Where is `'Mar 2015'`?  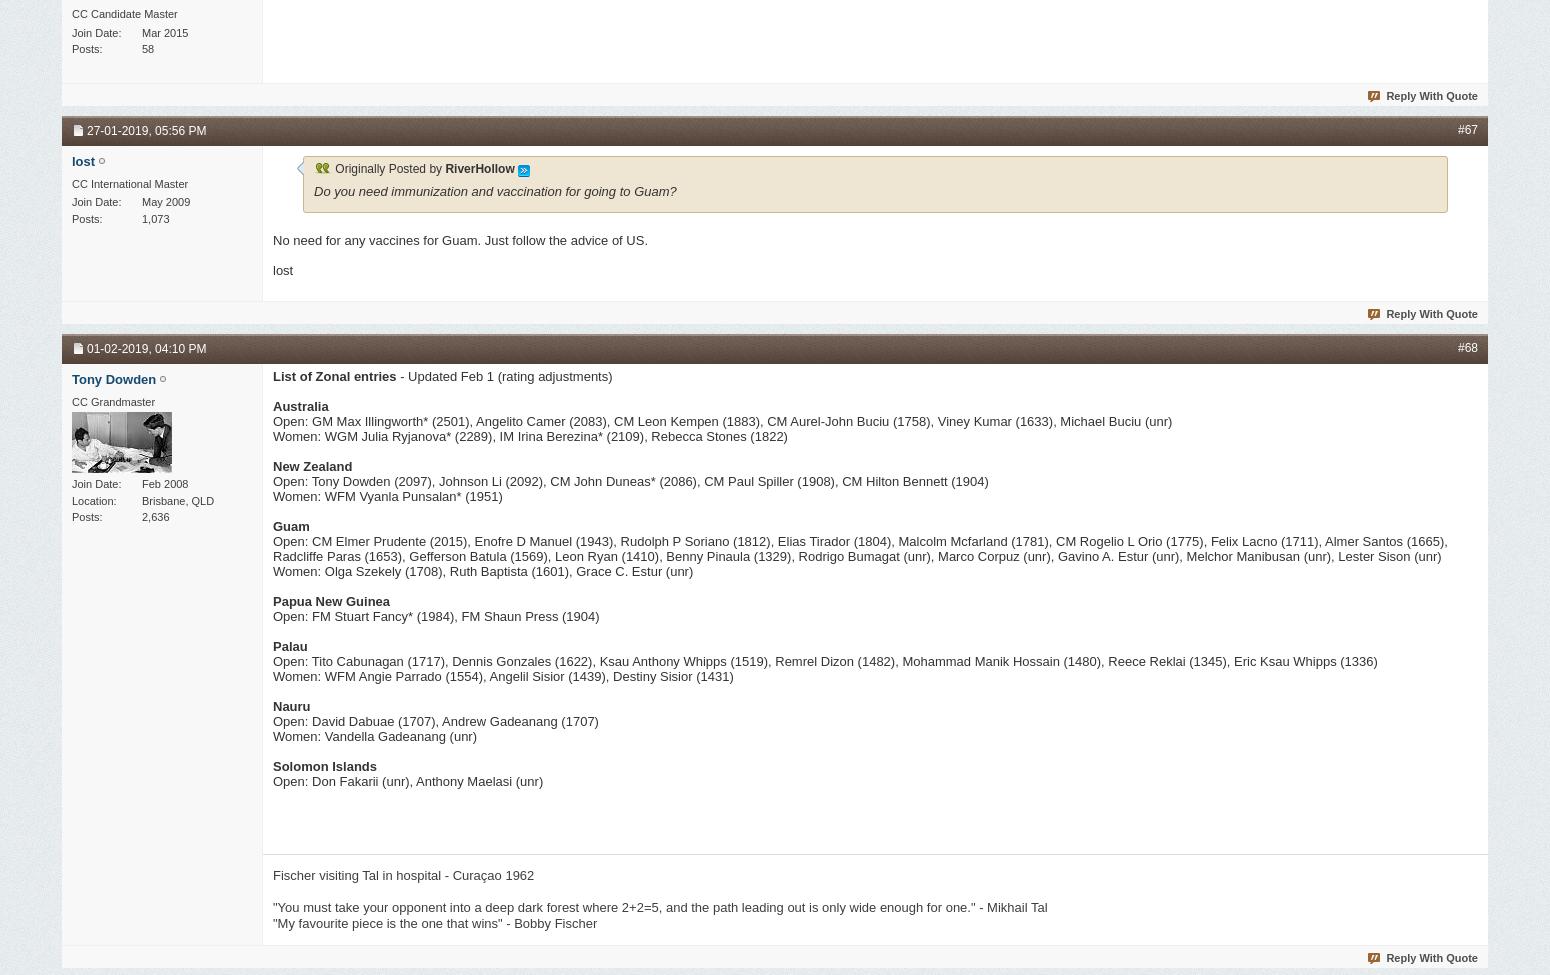 'Mar 2015' is located at coordinates (141, 31).